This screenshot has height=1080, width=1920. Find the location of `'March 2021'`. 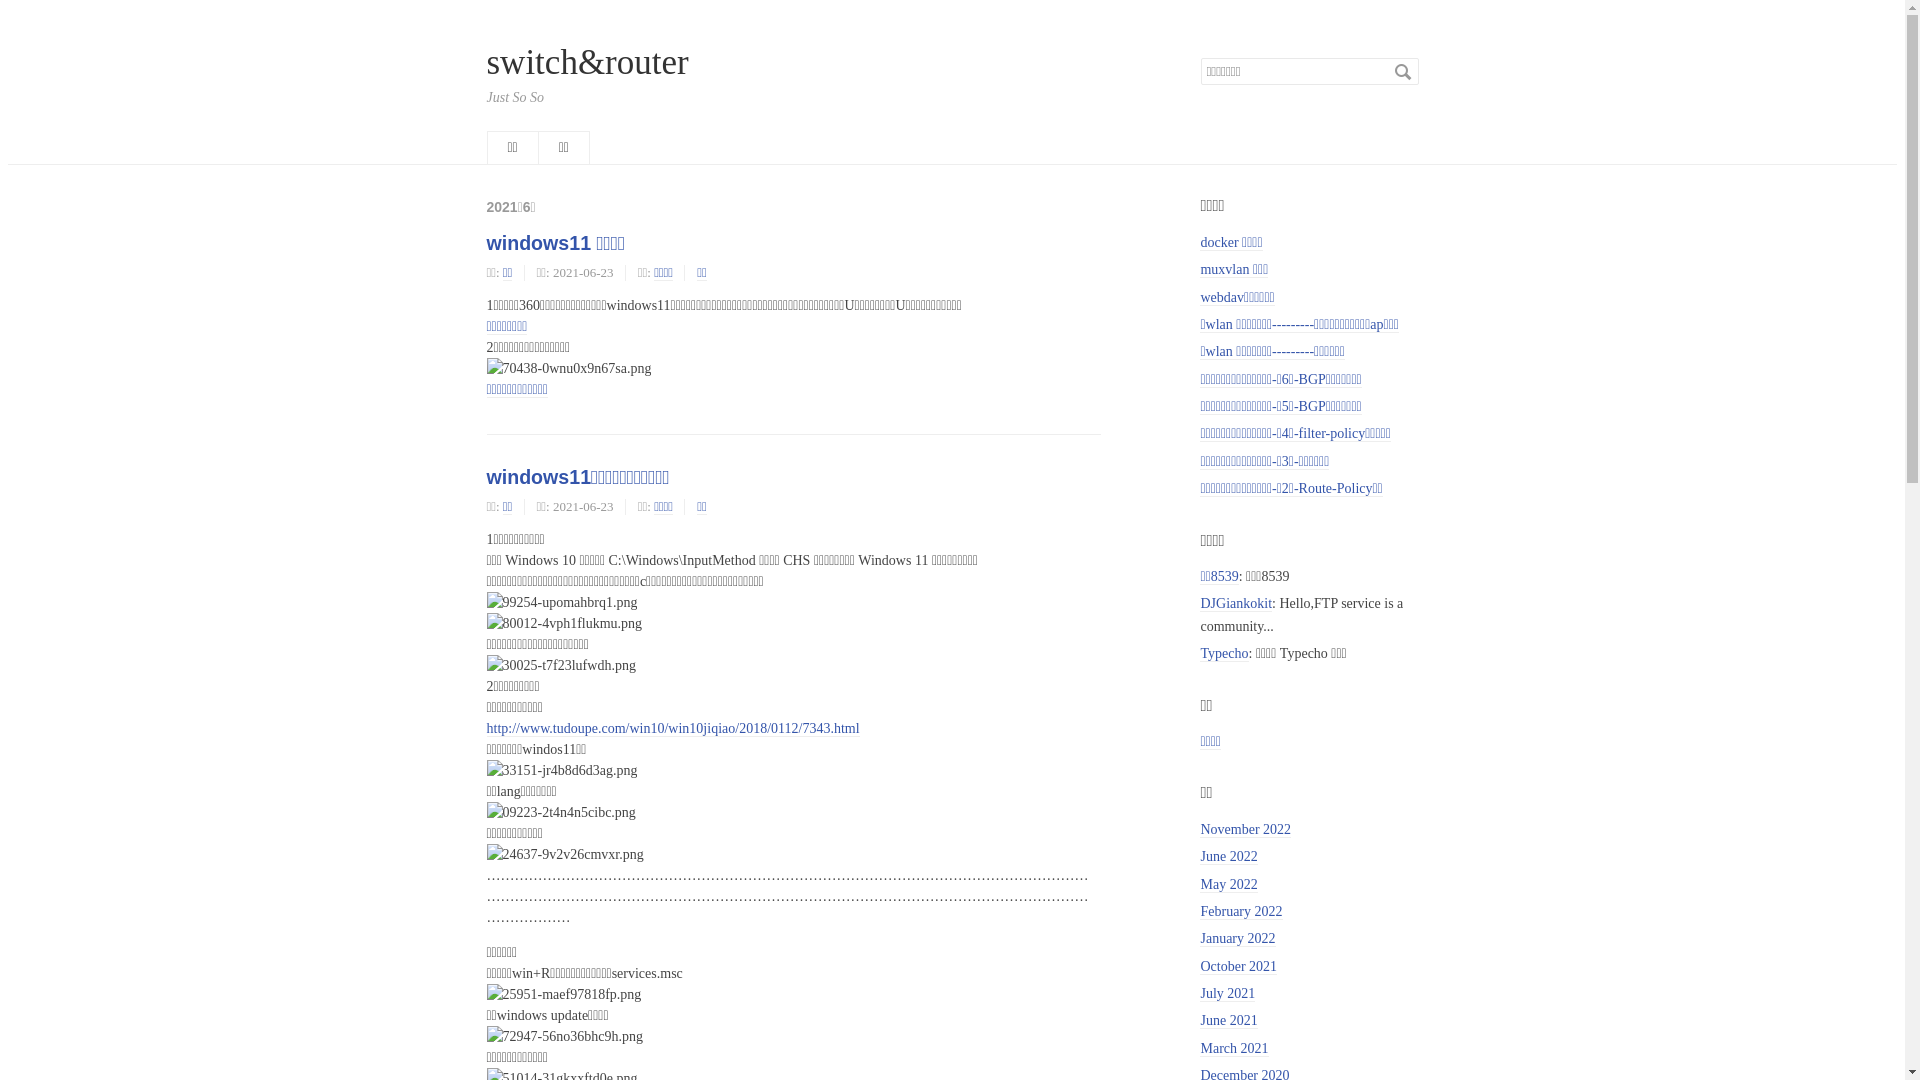

'March 2021' is located at coordinates (1232, 1048).